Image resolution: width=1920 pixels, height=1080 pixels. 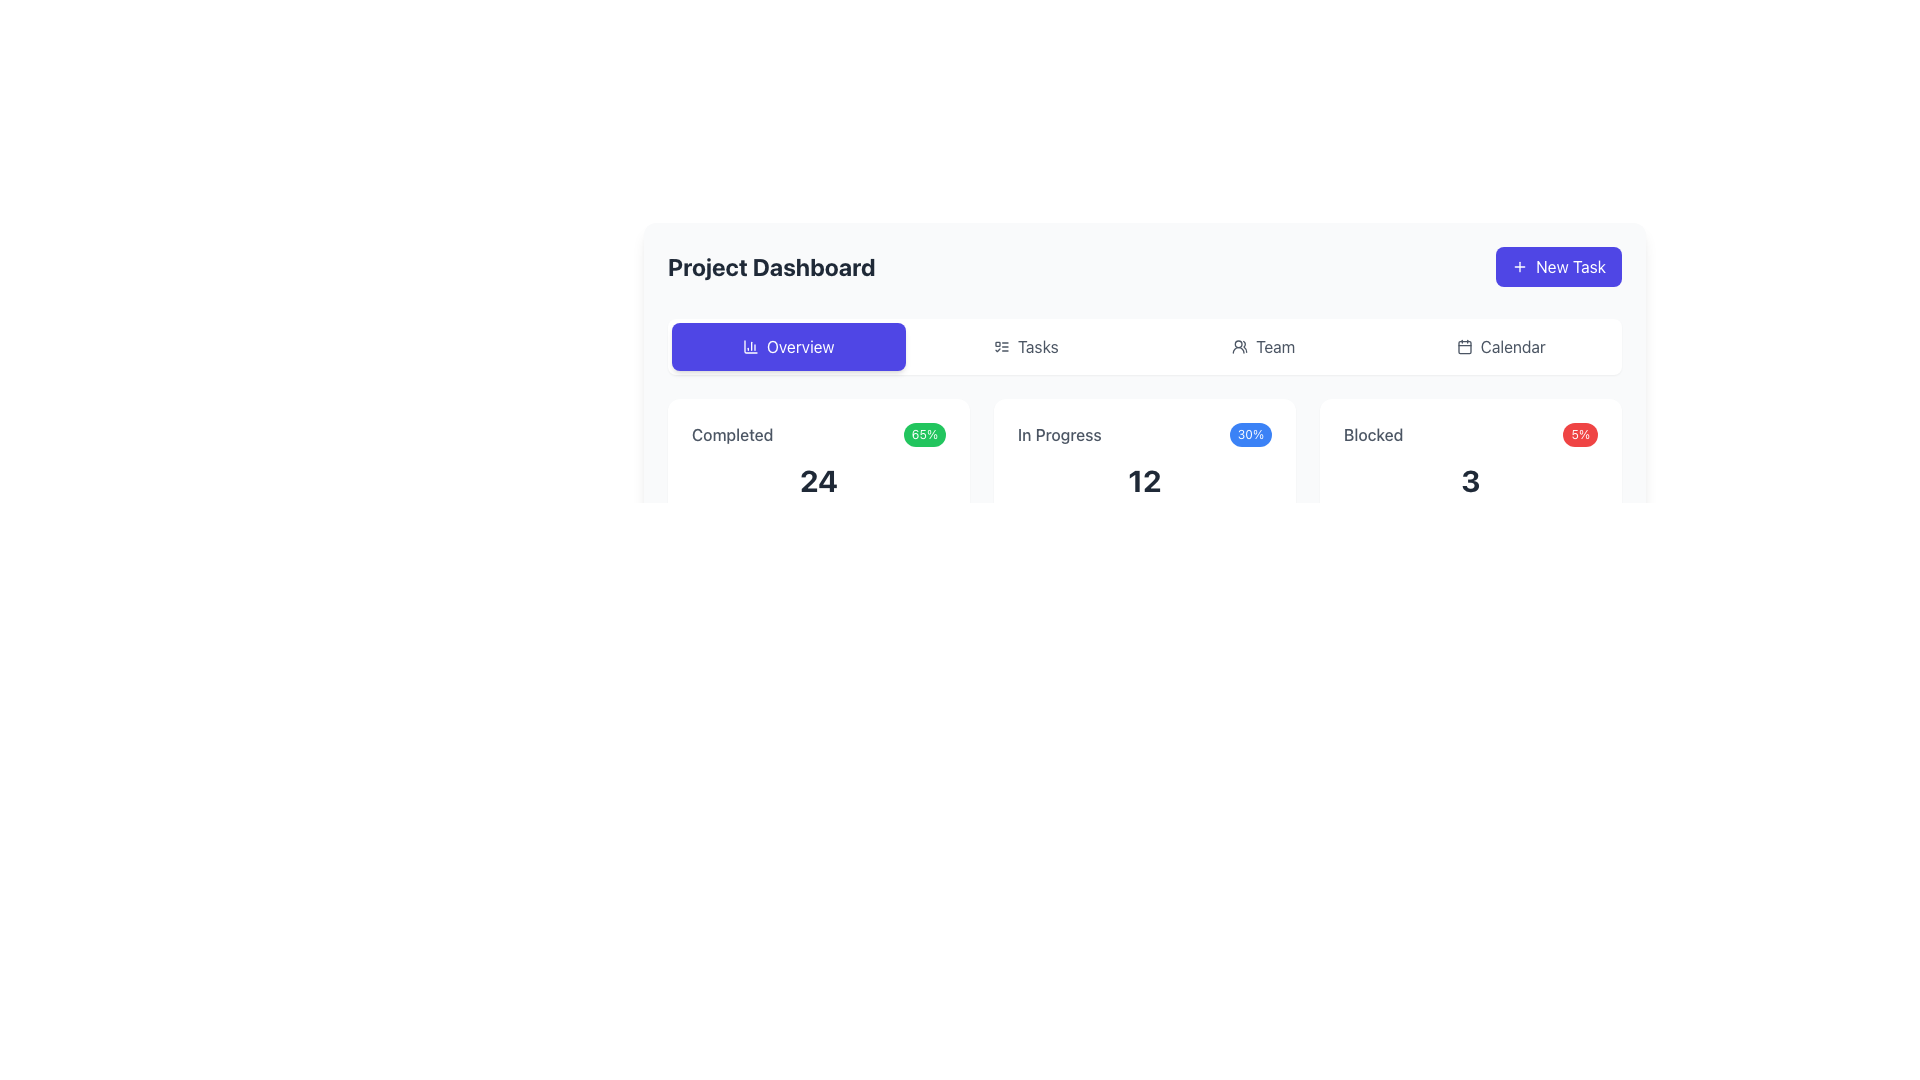 I want to click on the small rectangle graphical component within the icon located in the upper right section of the interface, aligned with the 'Calendar' tab, so click(x=1464, y=346).